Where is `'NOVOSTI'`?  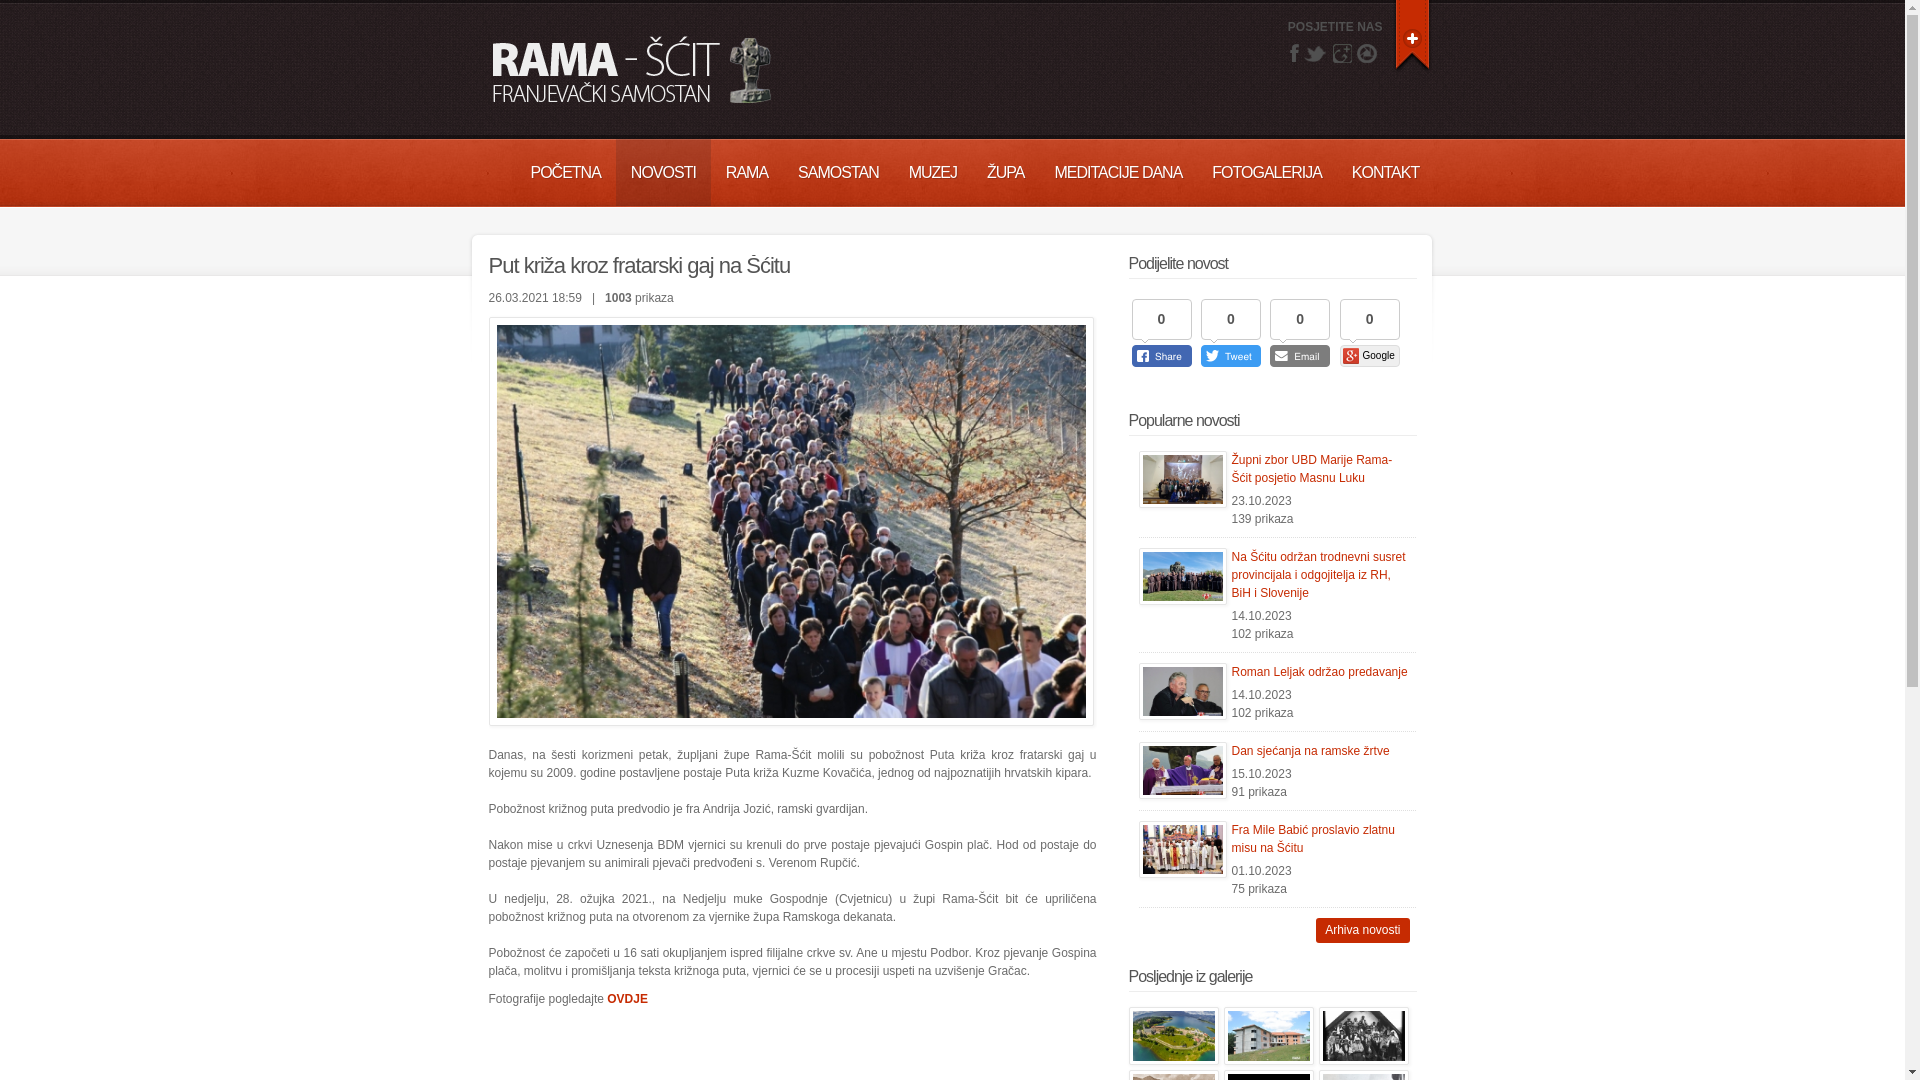 'NOVOSTI' is located at coordinates (663, 171).